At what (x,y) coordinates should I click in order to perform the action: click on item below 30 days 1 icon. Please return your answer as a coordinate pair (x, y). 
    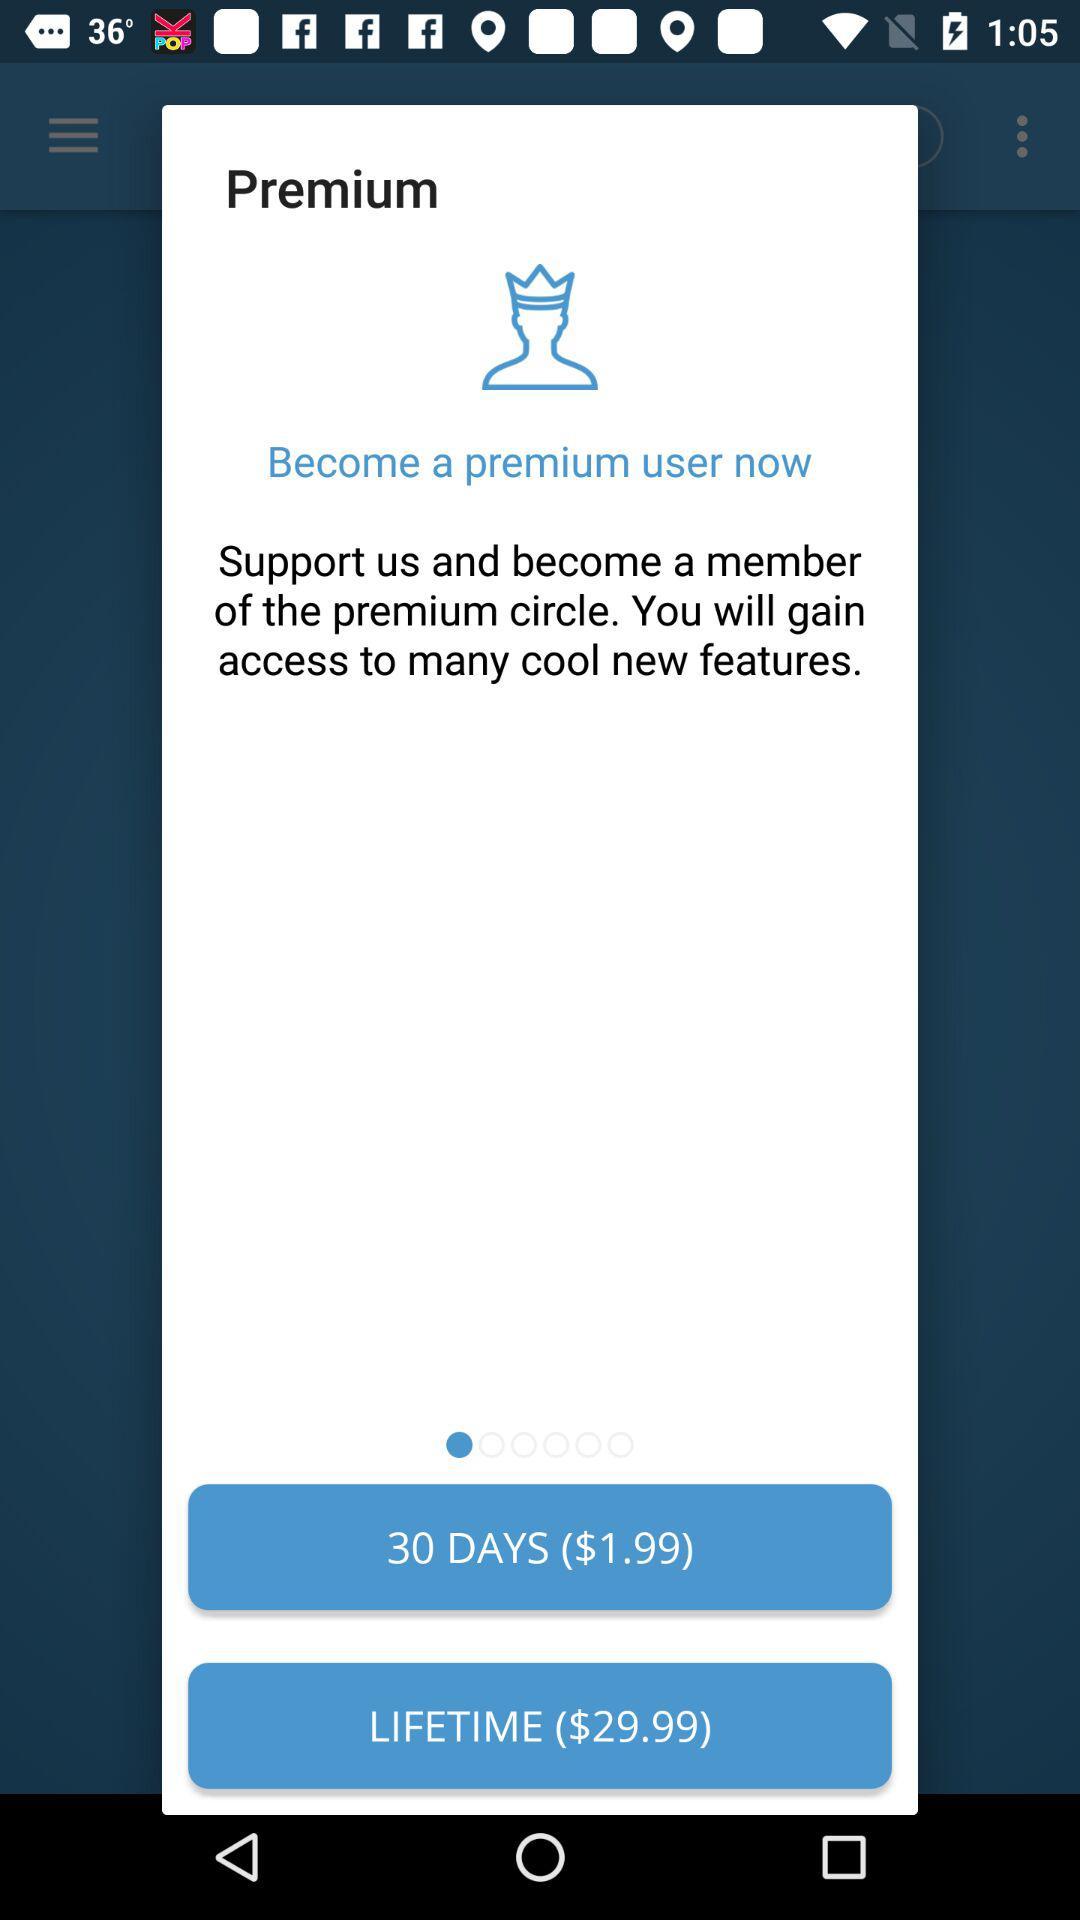
    Looking at the image, I should click on (540, 1724).